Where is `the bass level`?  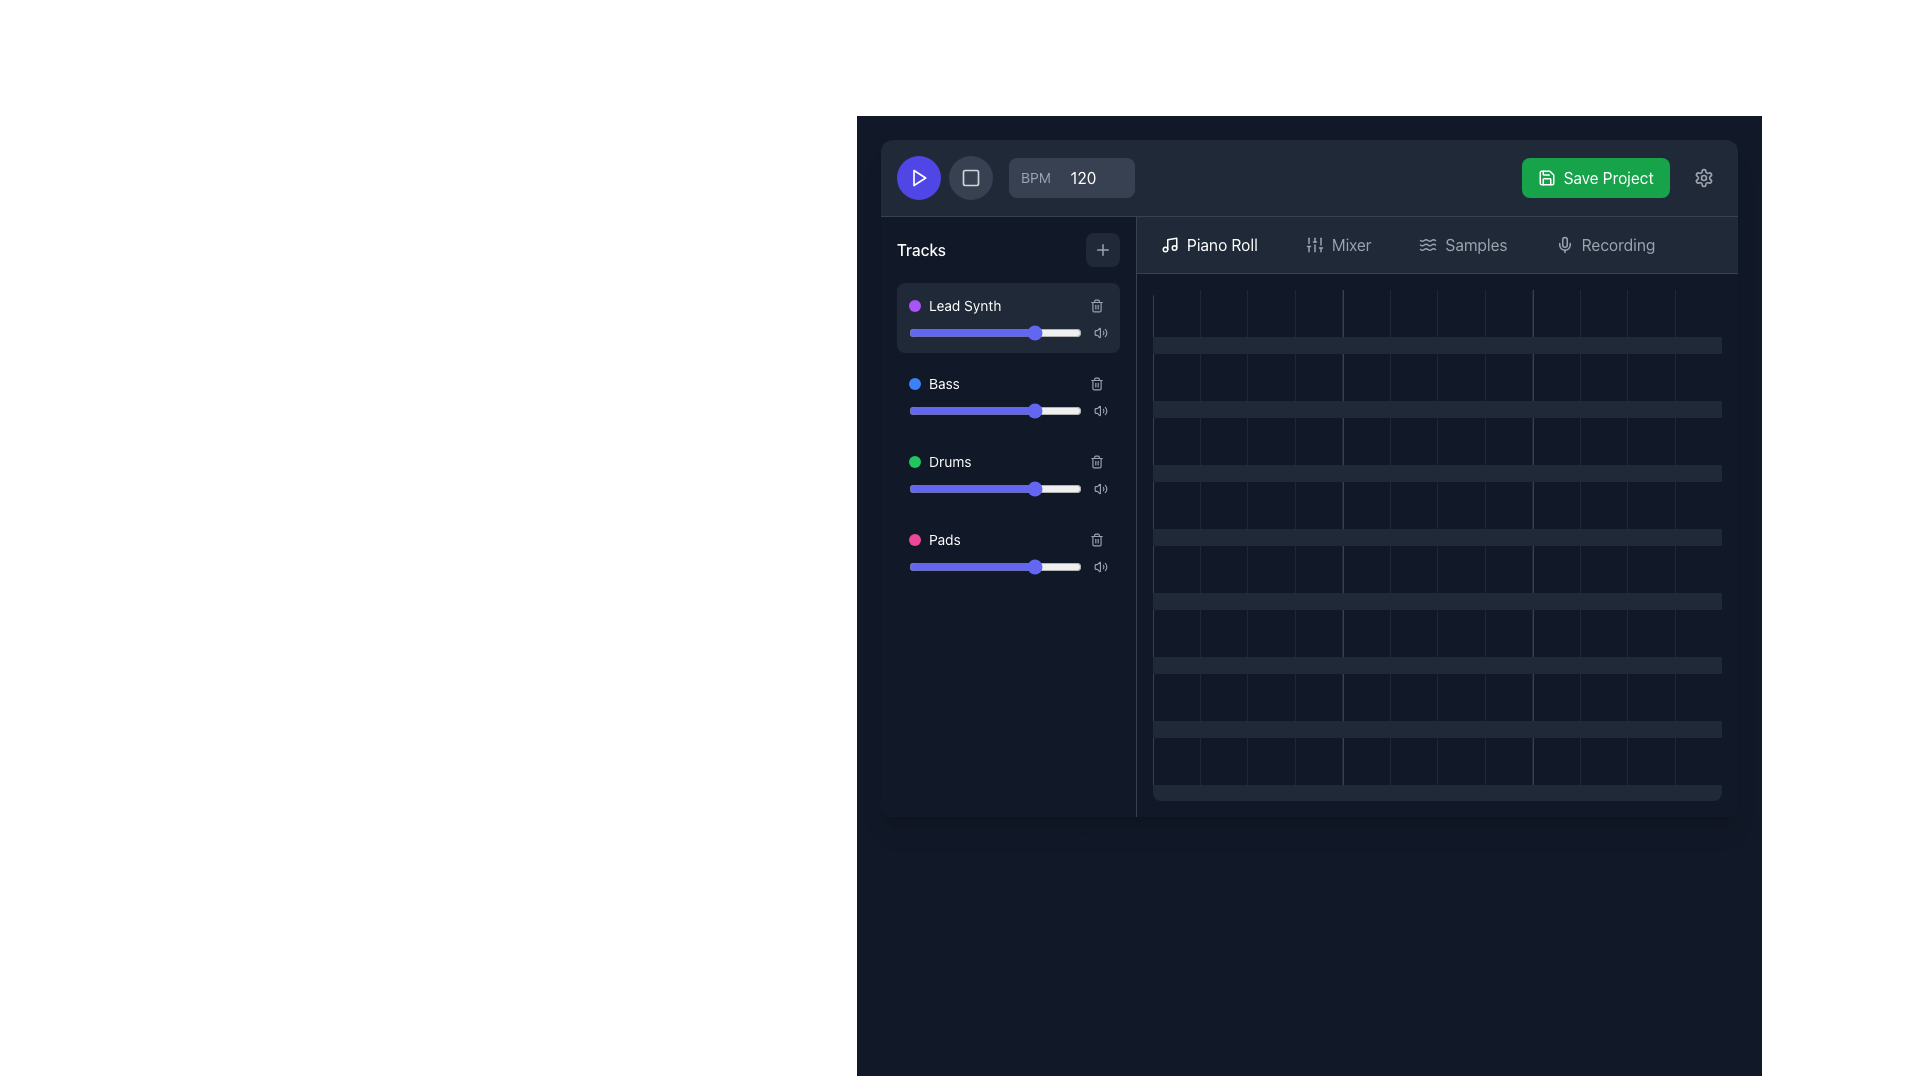
the bass level is located at coordinates (1051, 410).